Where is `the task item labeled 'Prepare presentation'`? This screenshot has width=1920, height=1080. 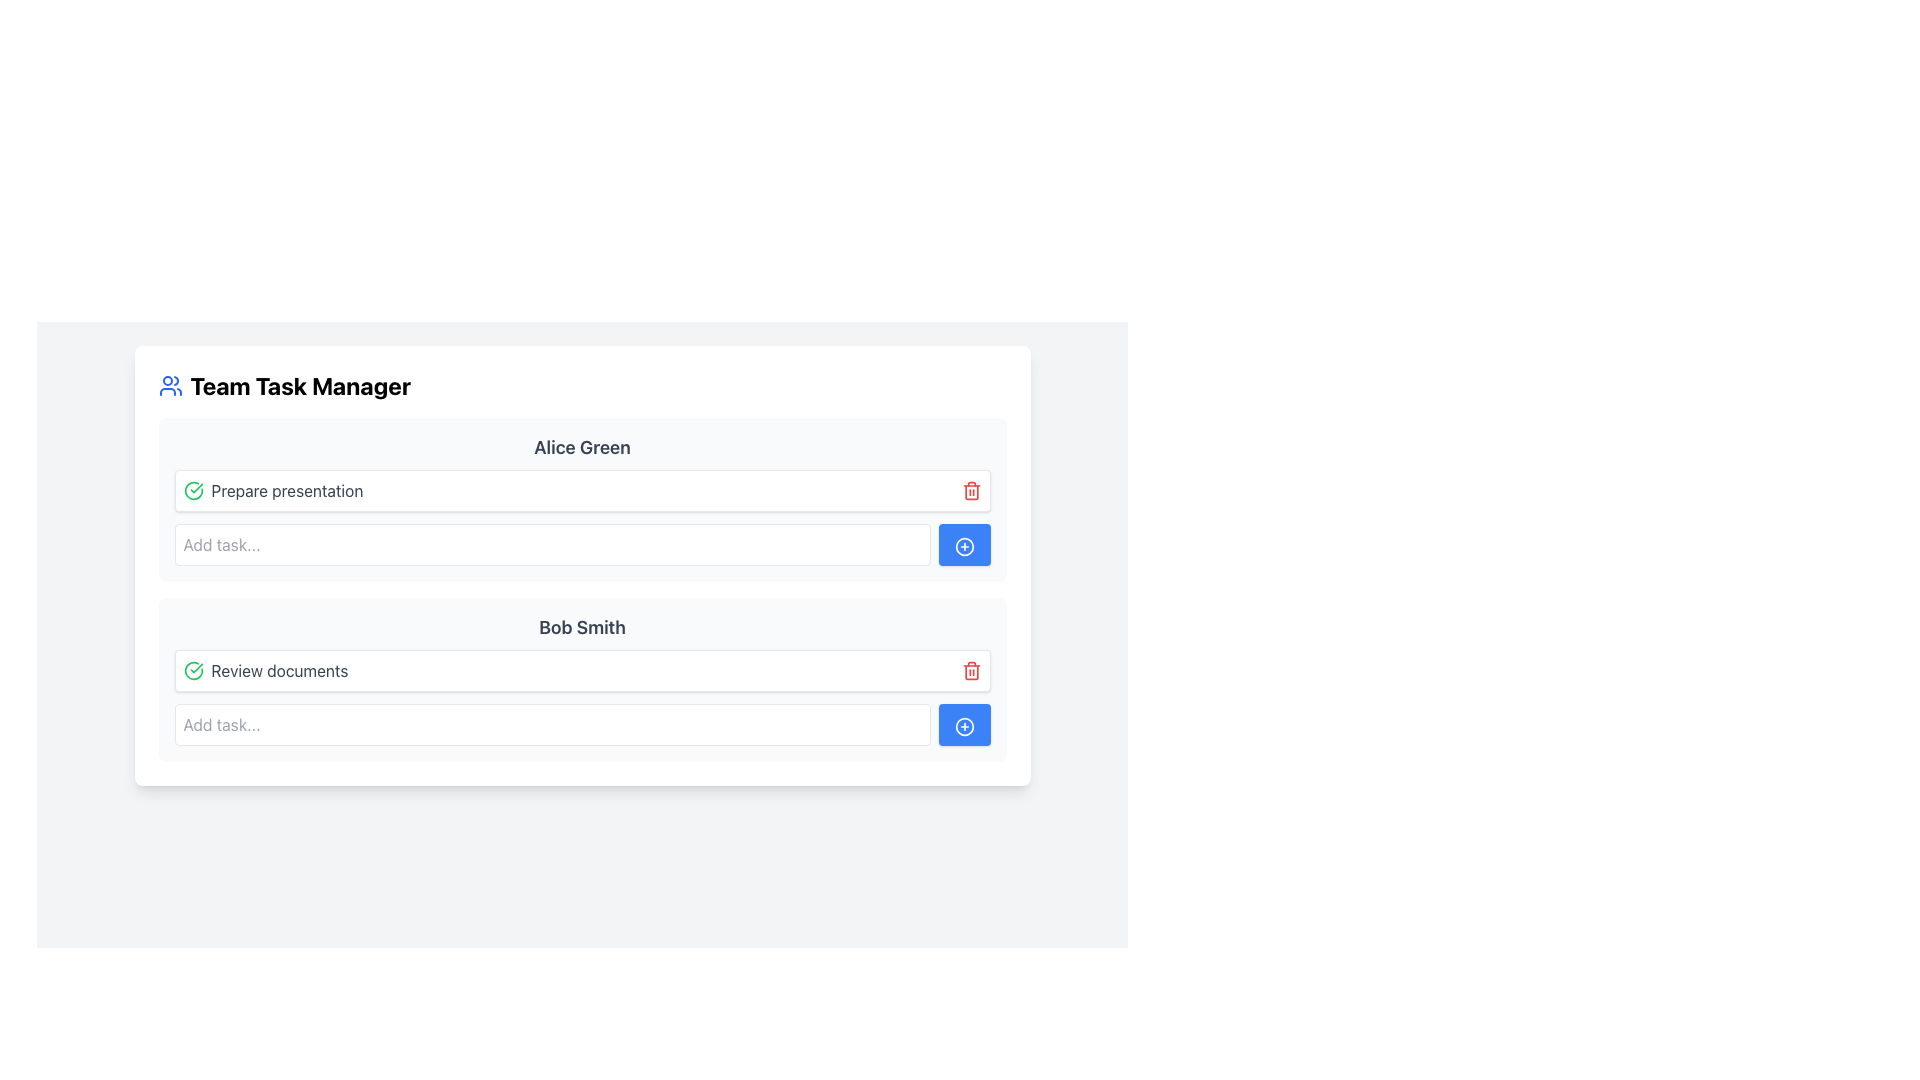
the task item labeled 'Prepare presentation' is located at coordinates (581, 490).